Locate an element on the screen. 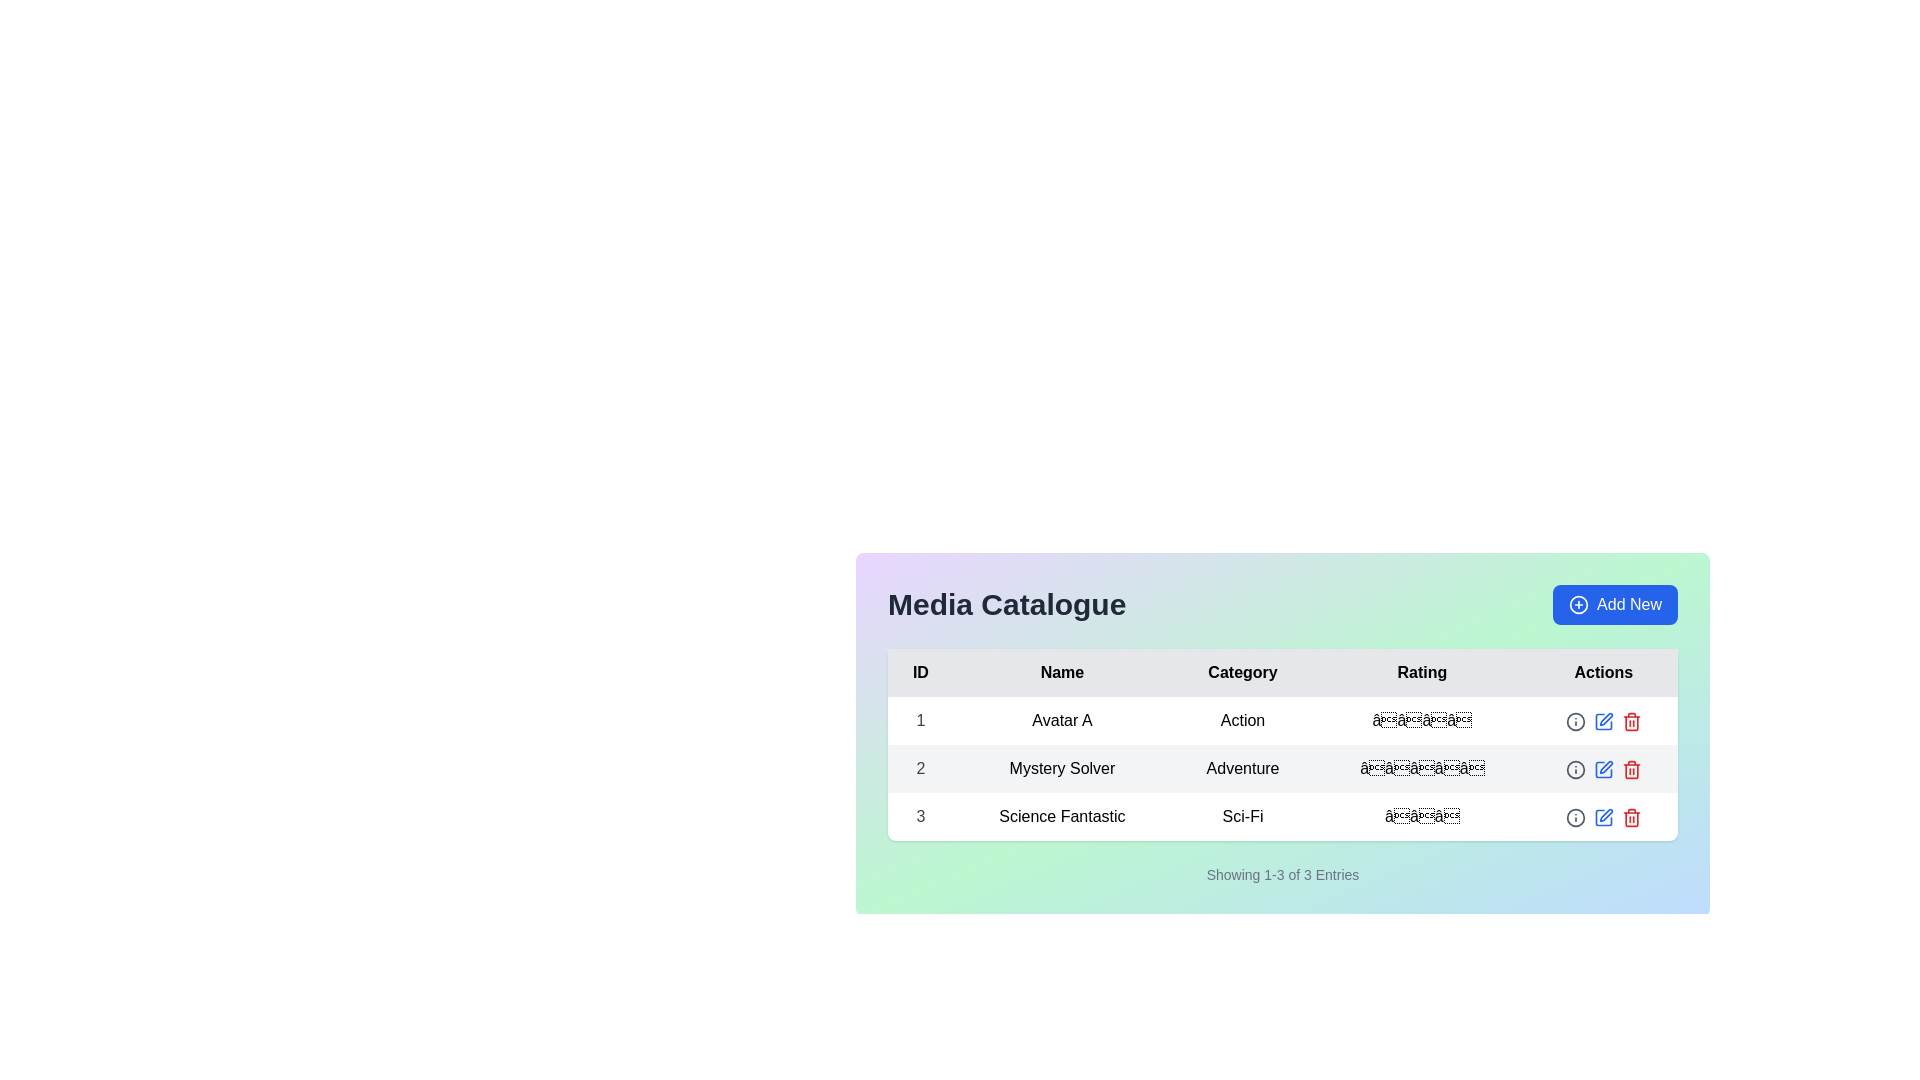 The height and width of the screenshot is (1080, 1920). the informational icon located in the 'Actions' column of the first row in the table, which provides additional information about the item is located at coordinates (1574, 817).